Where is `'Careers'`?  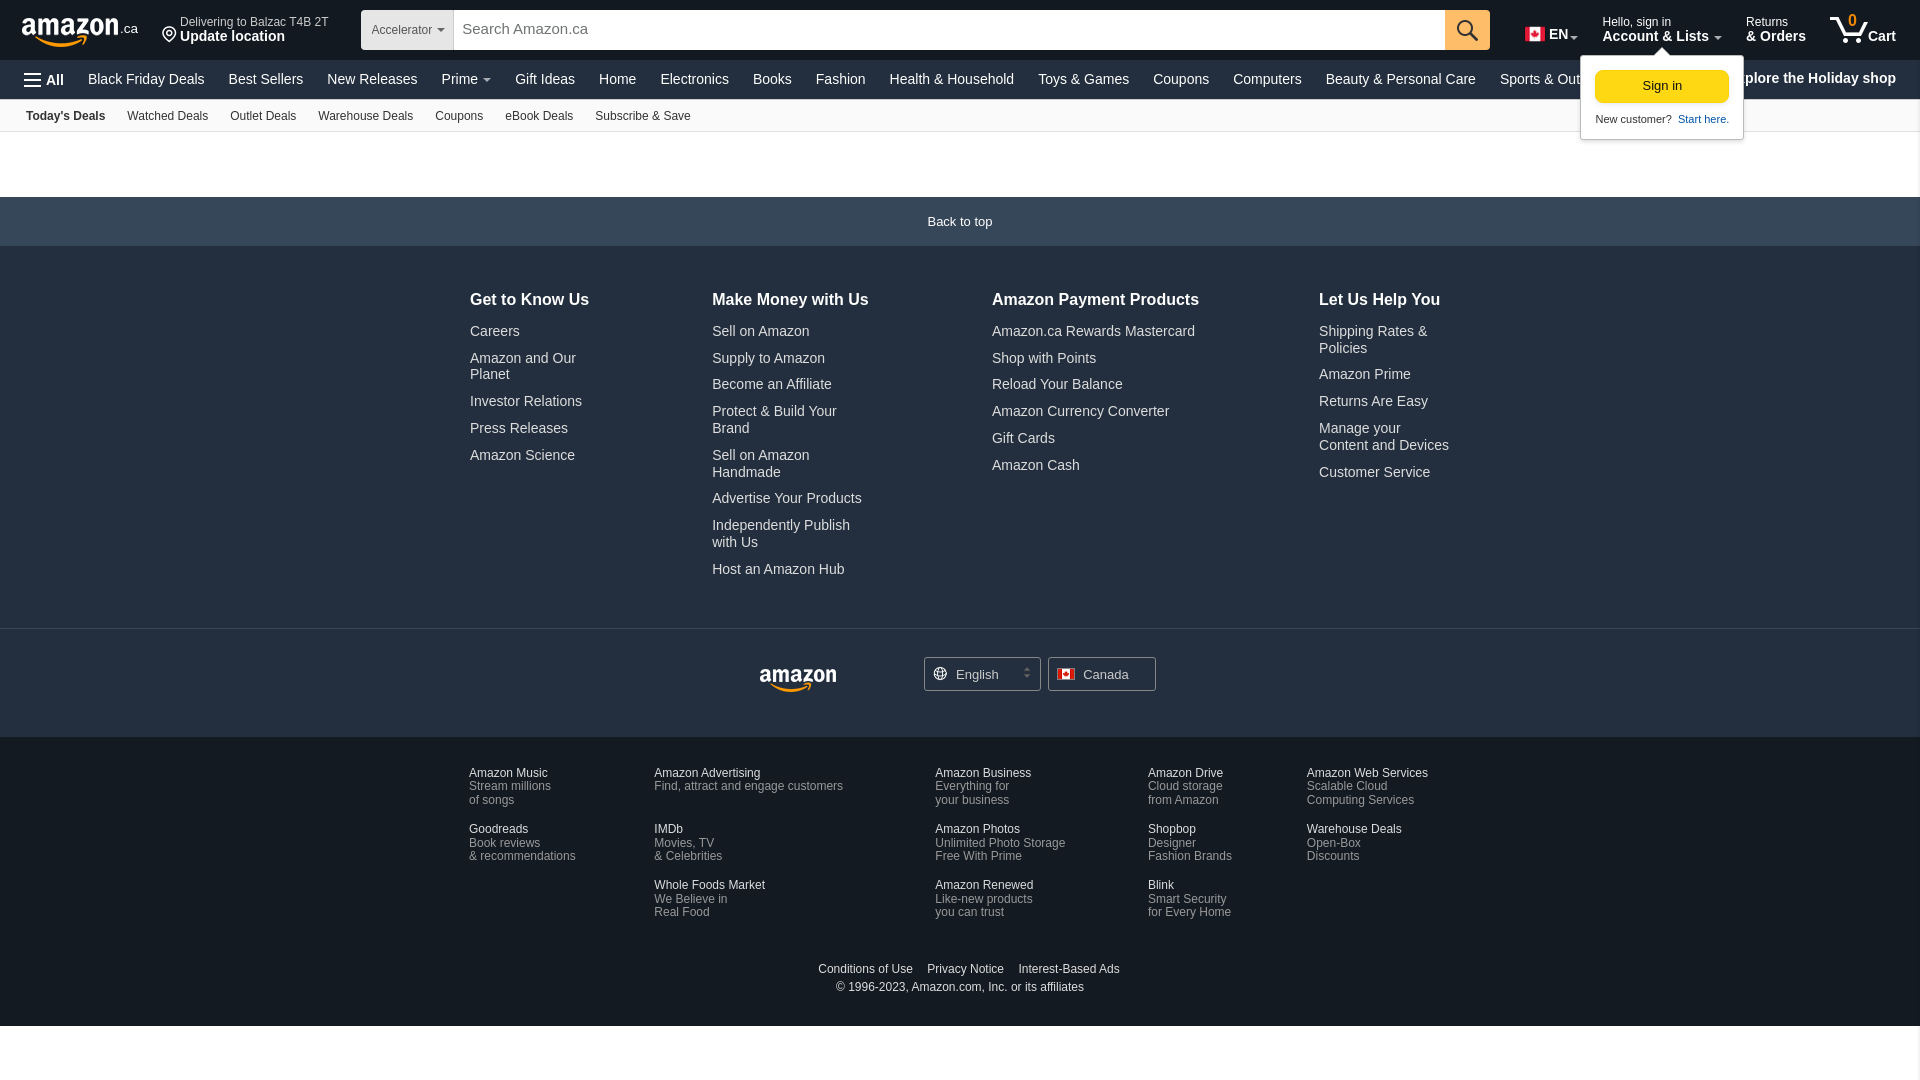 'Careers' is located at coordinates (494, 330).